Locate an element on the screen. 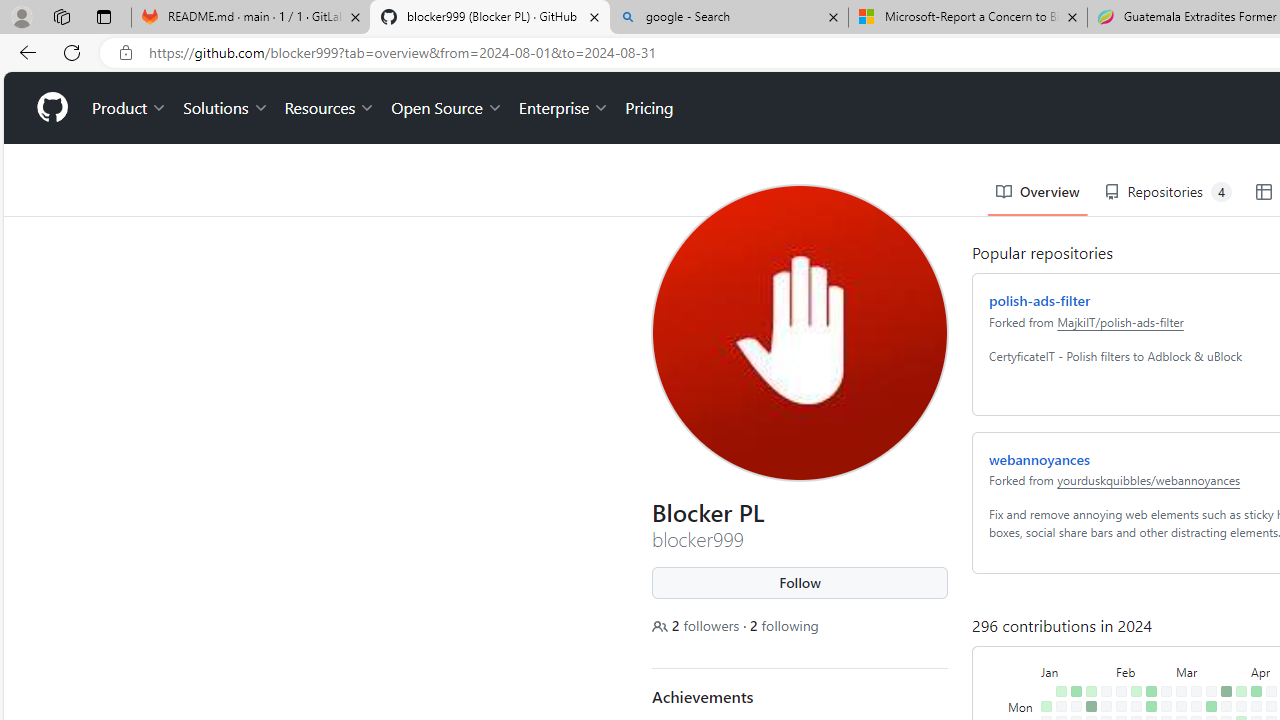 The height and width of the screenshot is (720, 1280). '13 contributions on January 17th.' is located at coordinates (1071, 664).